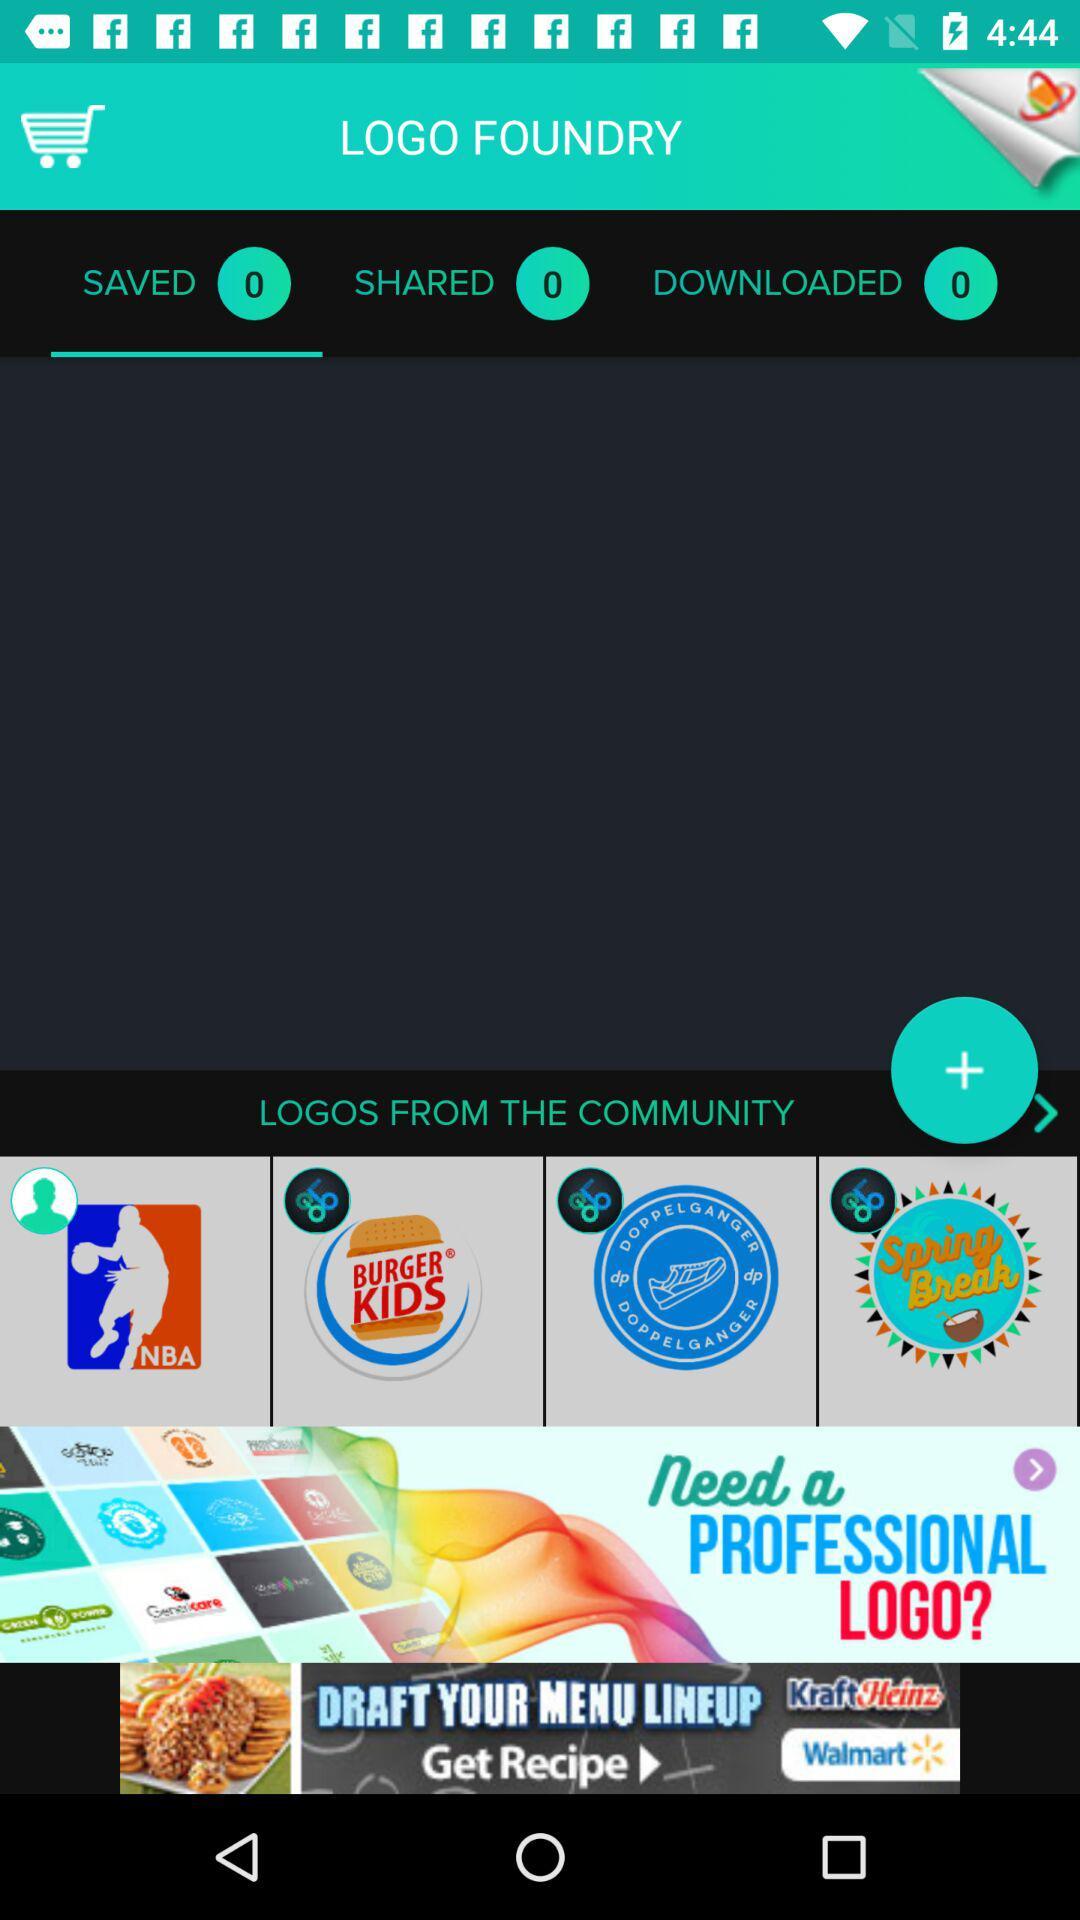  I want to click on cart, so click(61, 135).